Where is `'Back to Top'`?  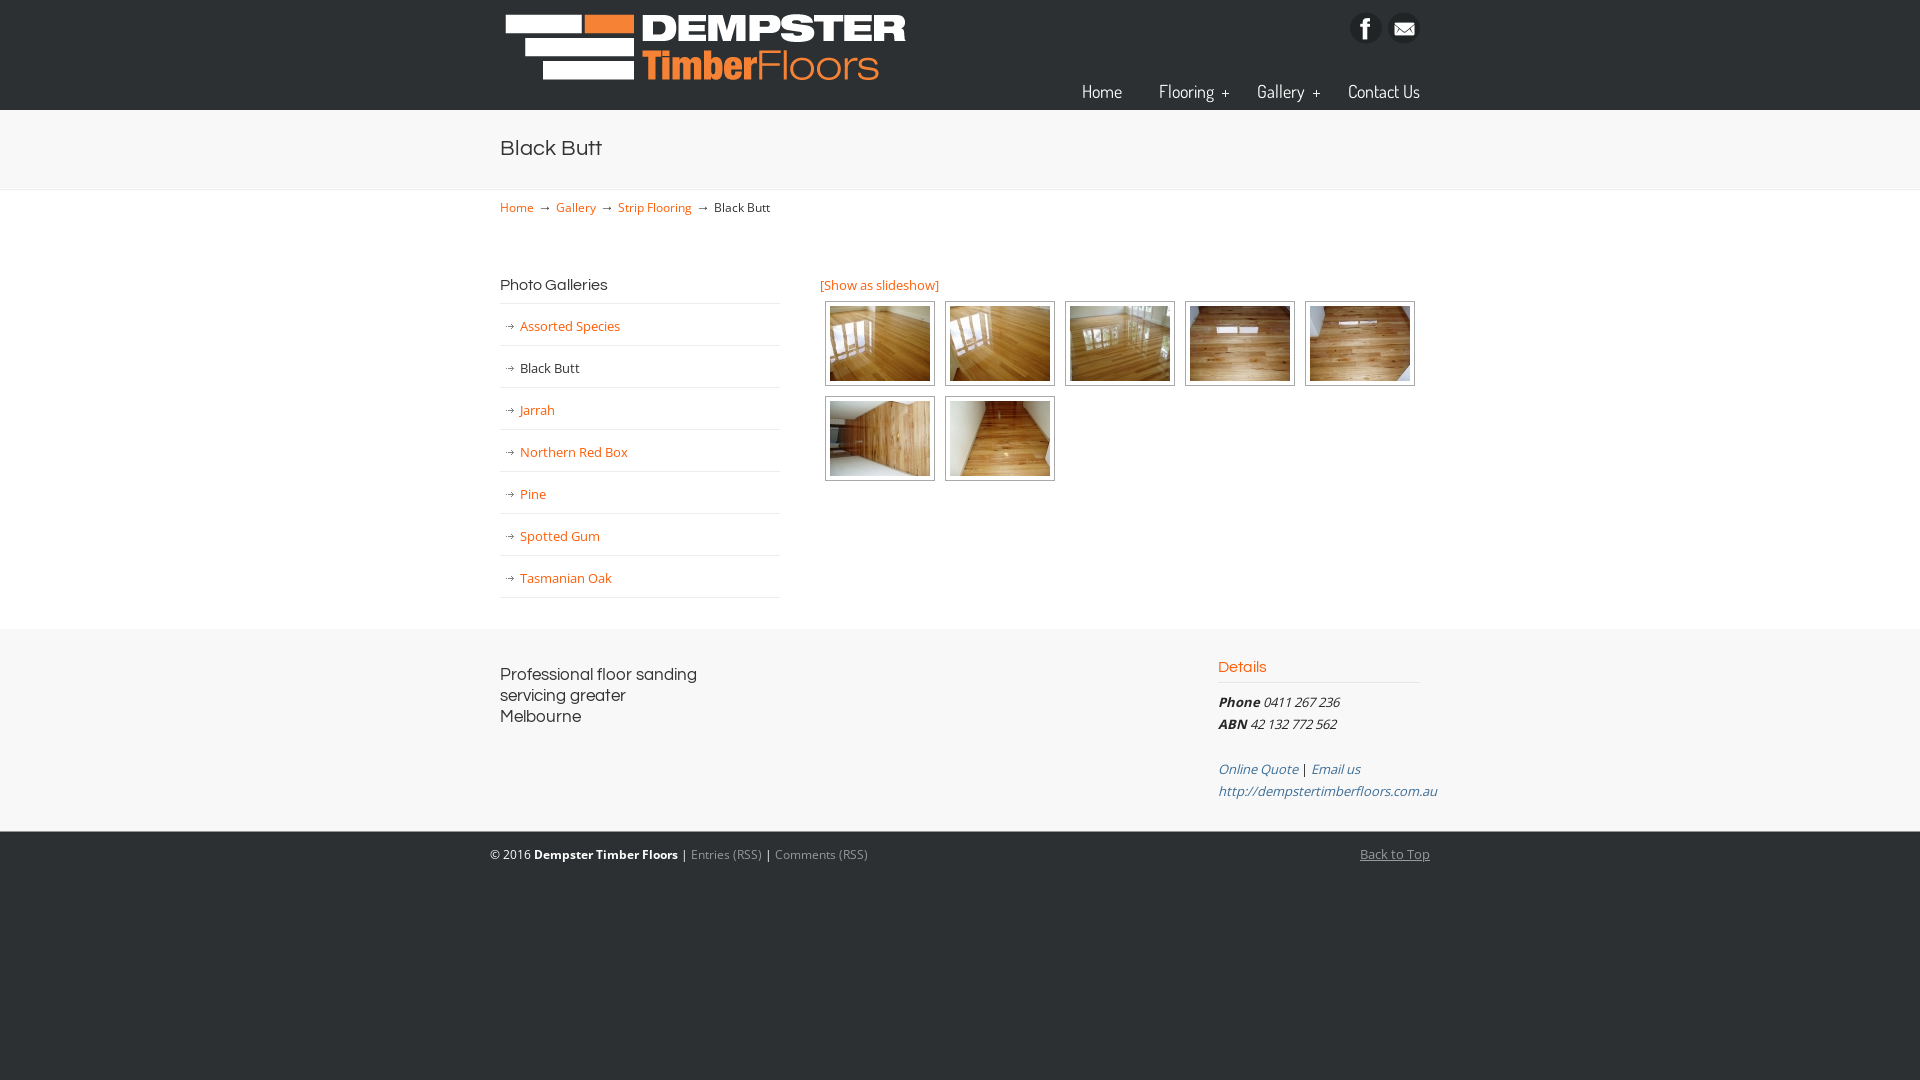
'Back to Top' is located at coordinates (1394, 853).